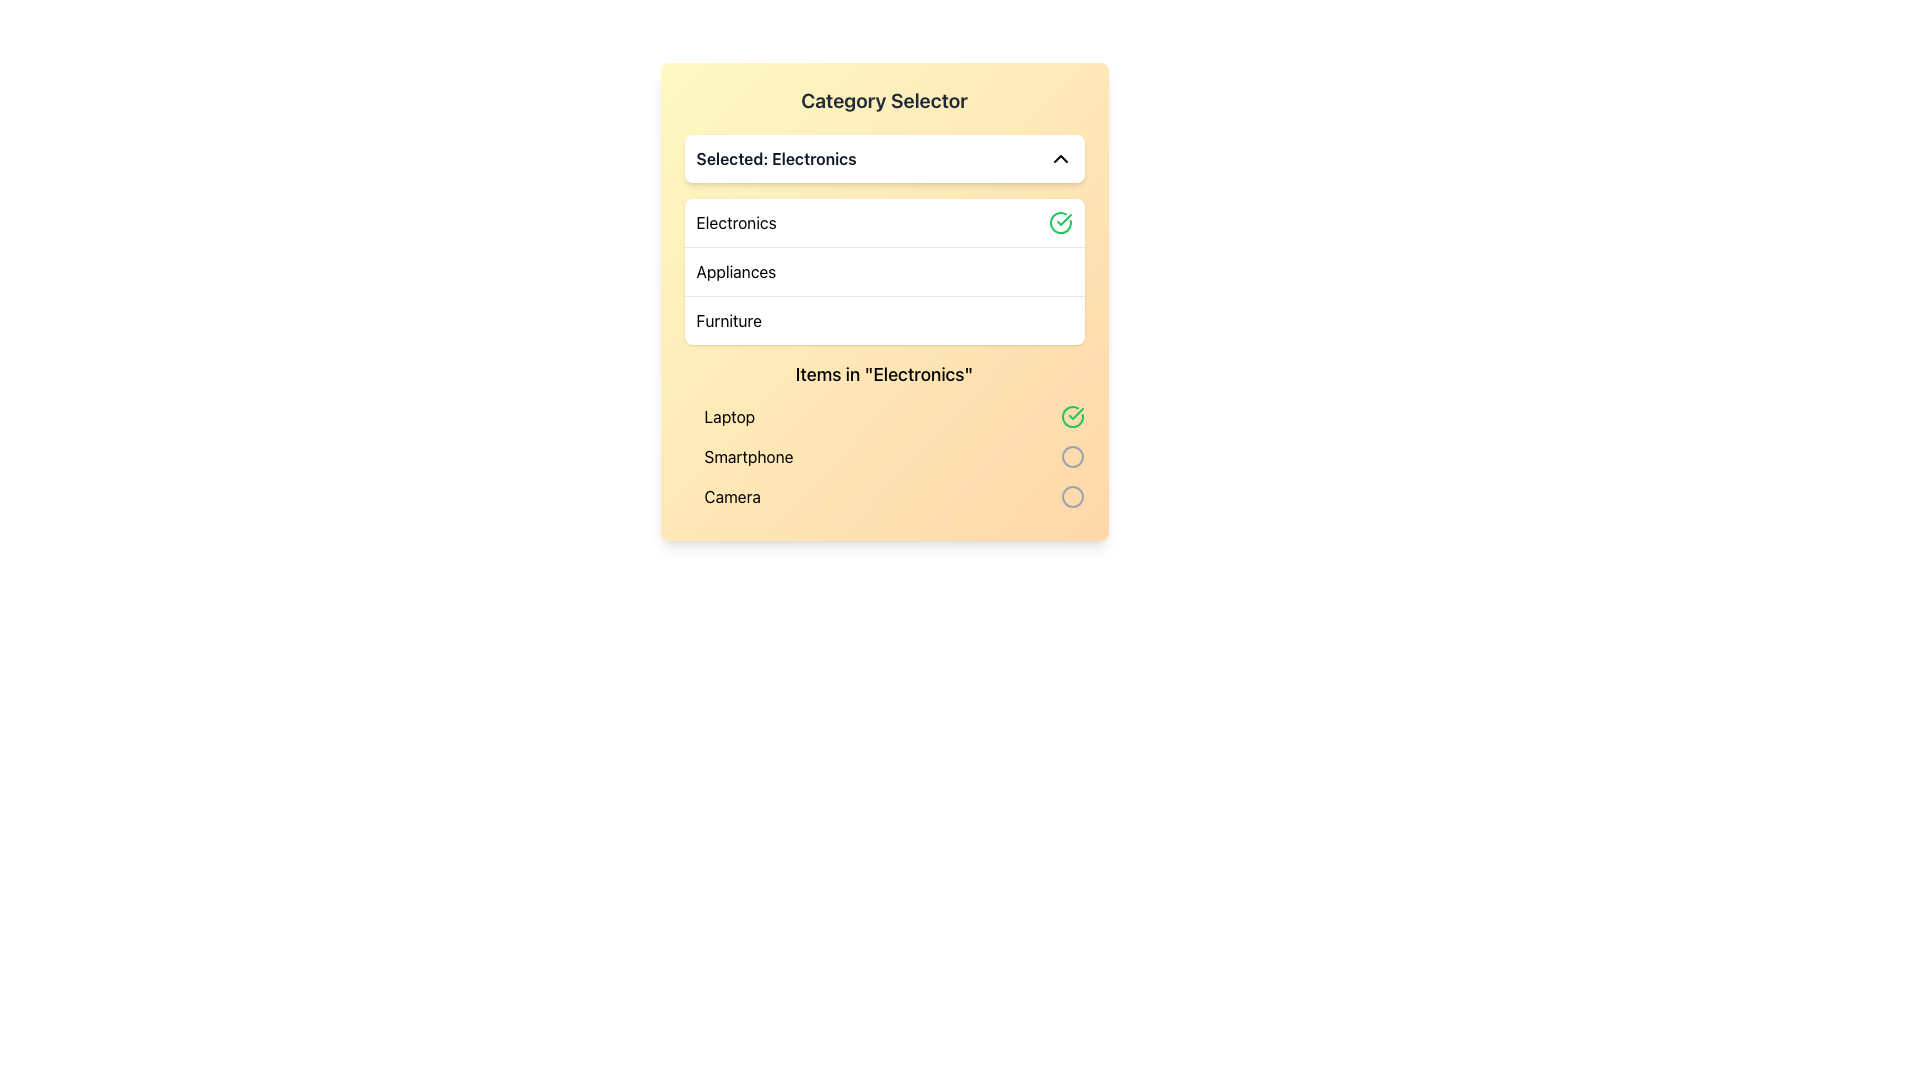 The image size is (1920, 1080). Describe the element at coordinates (735, 272) in the screenshot. I see `the 'Appliances' text label in the category selection menu` at that location.